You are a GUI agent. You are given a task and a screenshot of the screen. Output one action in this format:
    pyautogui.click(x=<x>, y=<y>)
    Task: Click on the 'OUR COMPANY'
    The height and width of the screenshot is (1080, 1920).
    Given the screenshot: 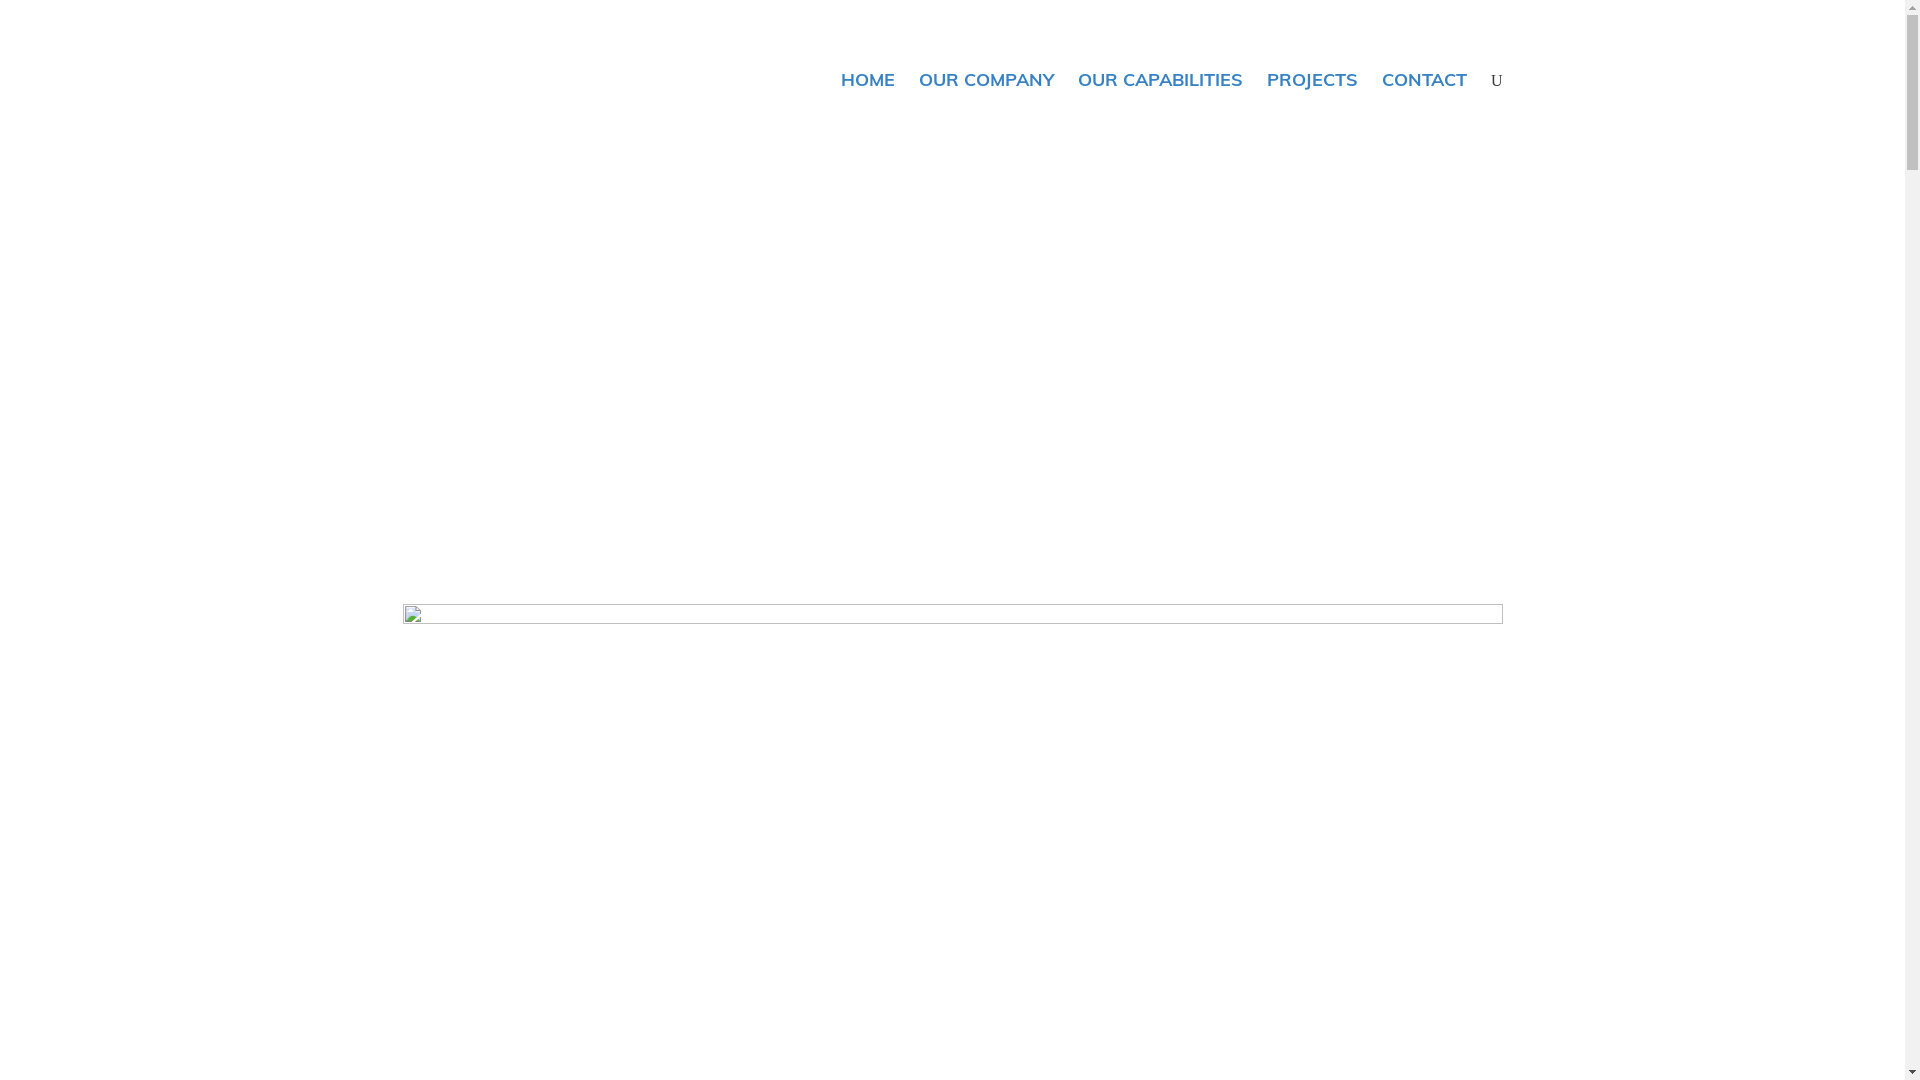 What is the action you would take?
    pyautogui.click(x=906, y=79)
    